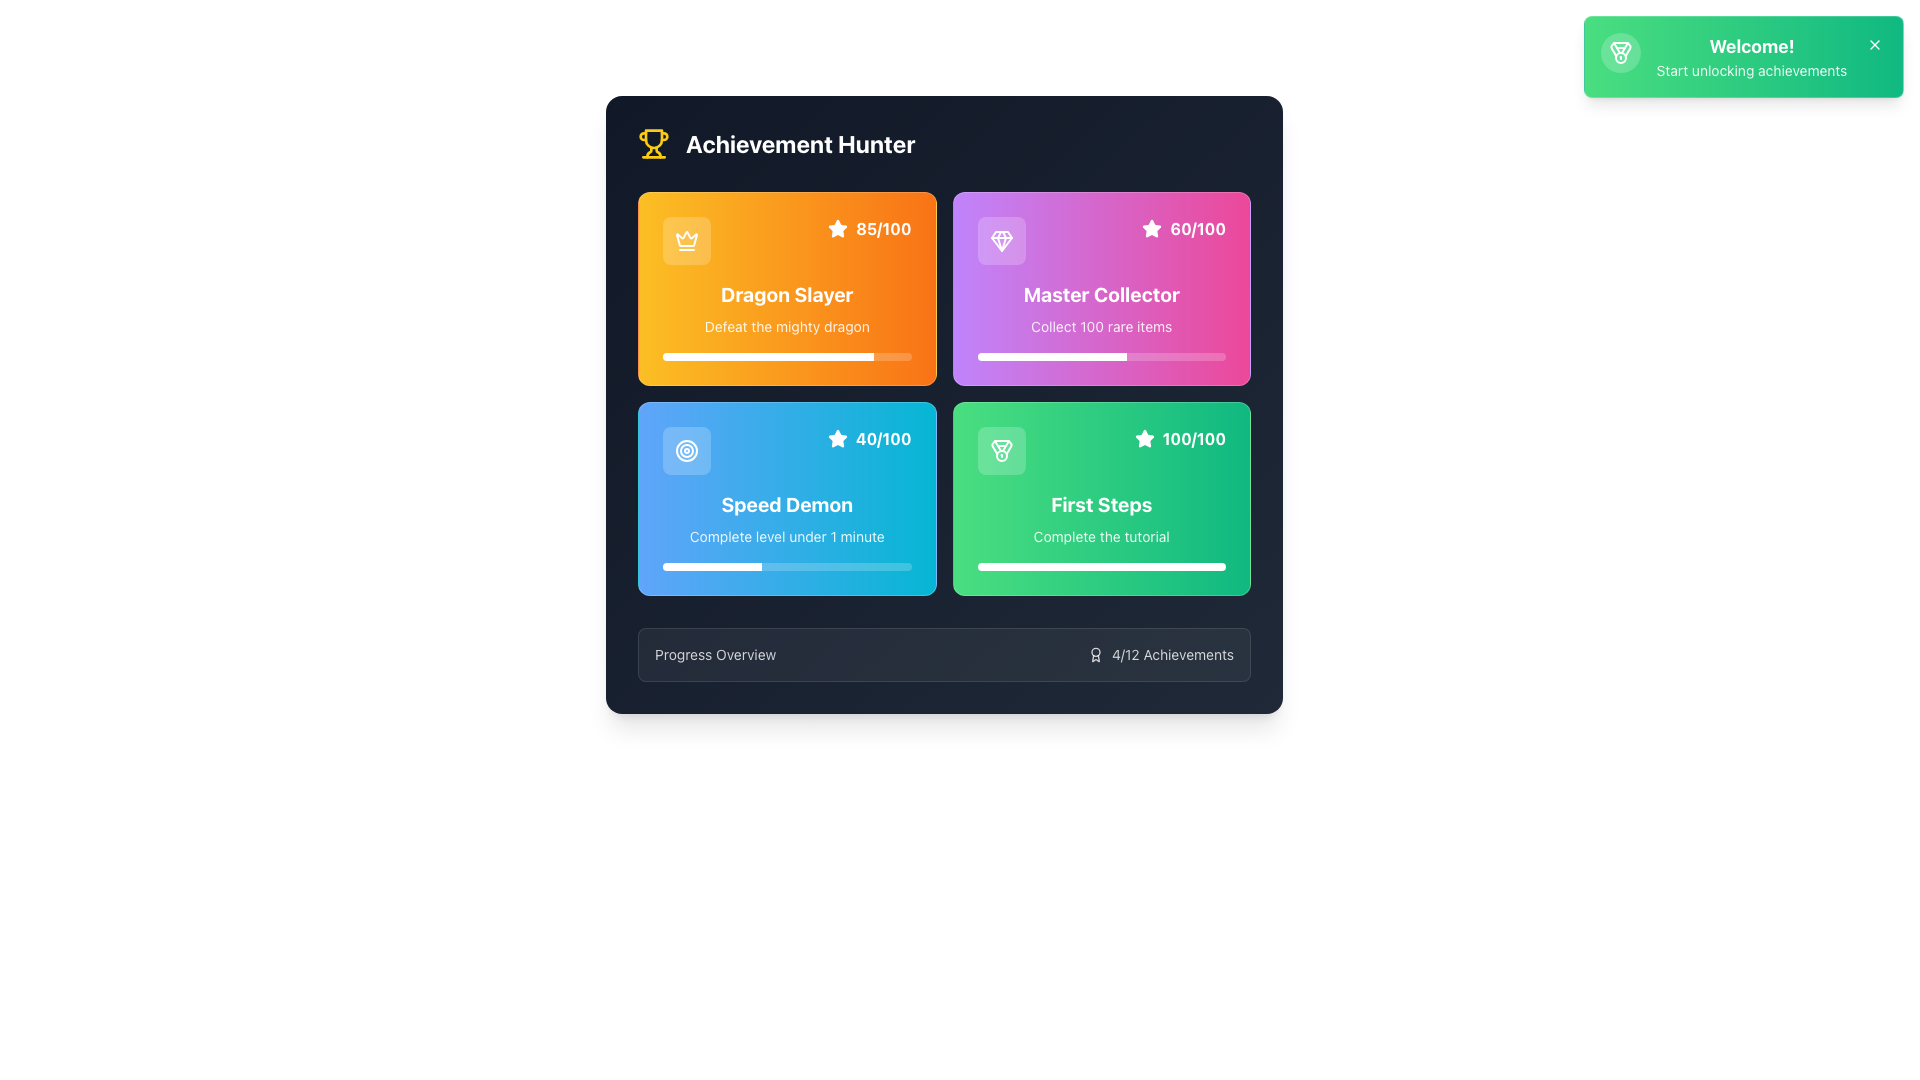 Image resolution: width=1920 pixels, height=1080 pixels. Describe the element at coordinates (767, 356) in the screenshot. I see `the progress bar indicating the completion of the 'Dragon Slayer' achievement, located at the bottom portion of the achievement card` at that location.